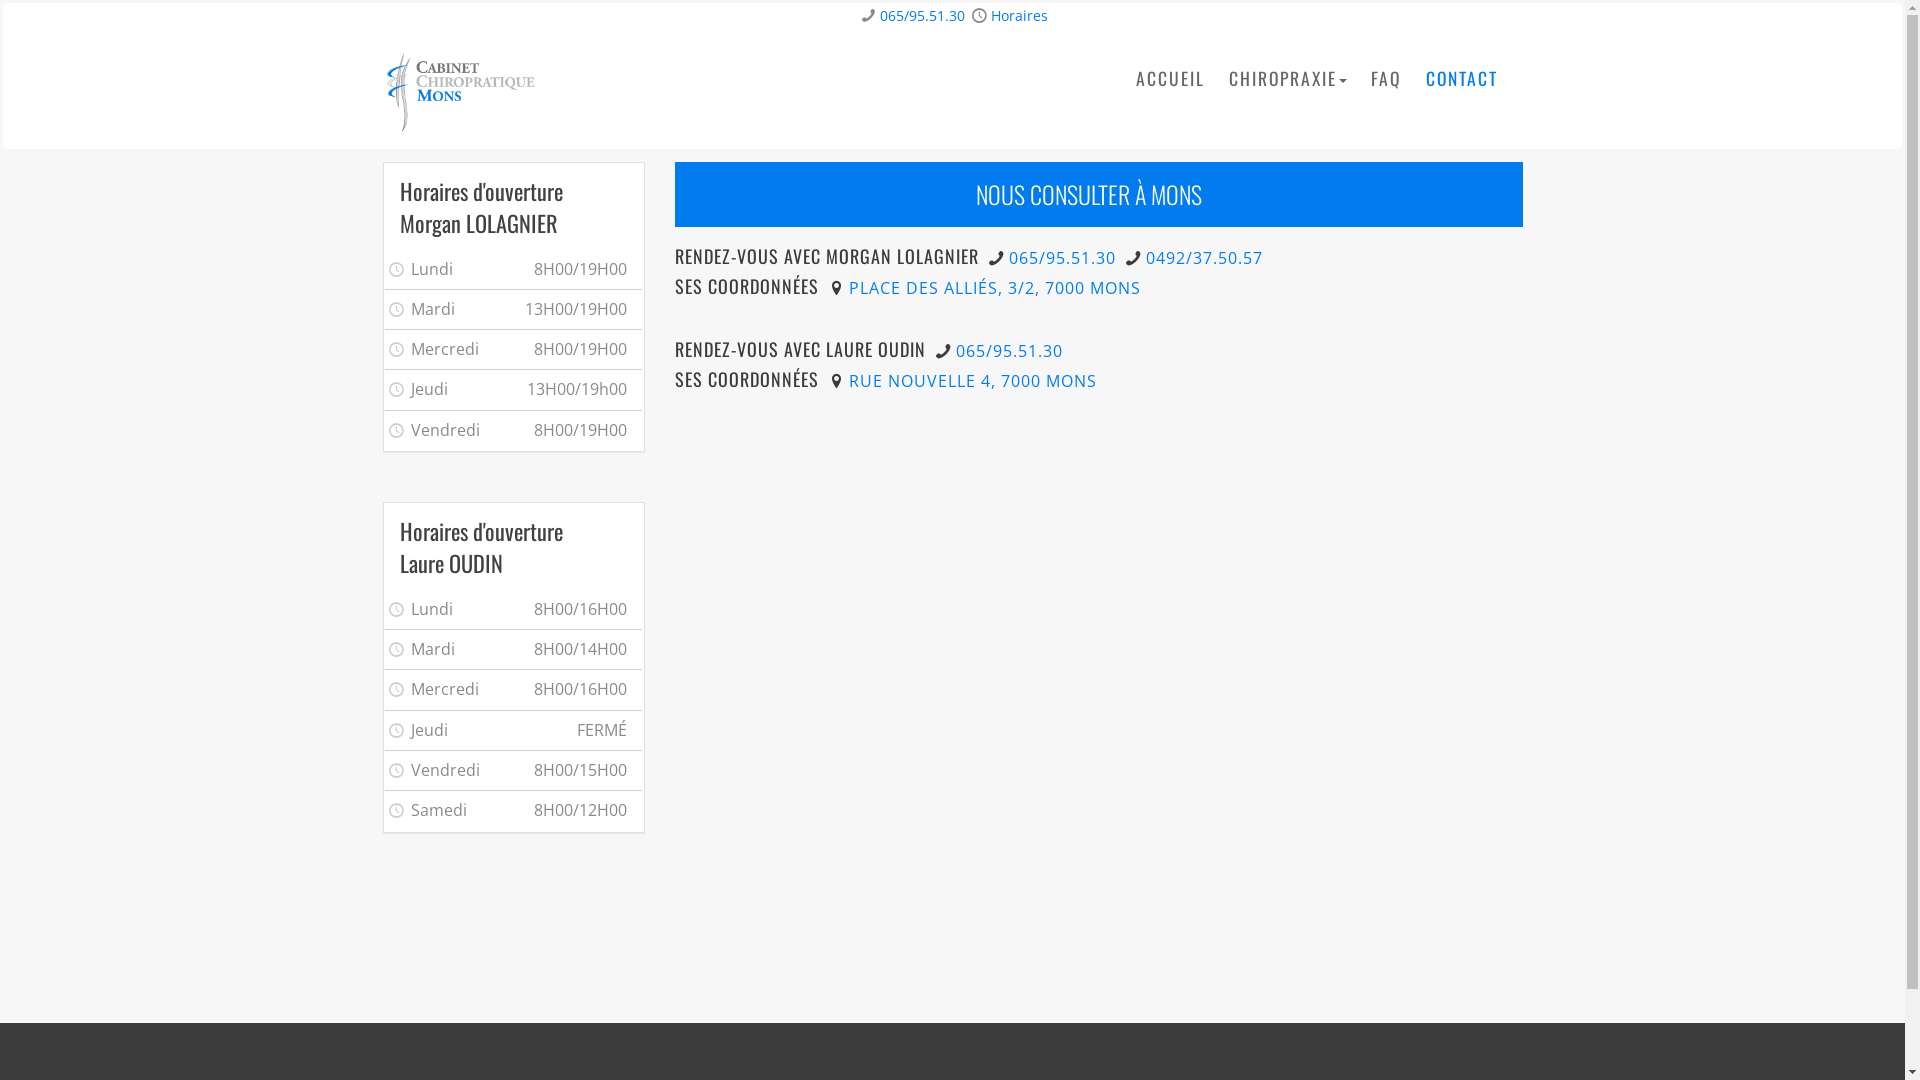  Describe the element at coordinates (973, 381) in the screenshot. I see `'RUE NOUVELLE 4, 7000 MONS'` at that location.